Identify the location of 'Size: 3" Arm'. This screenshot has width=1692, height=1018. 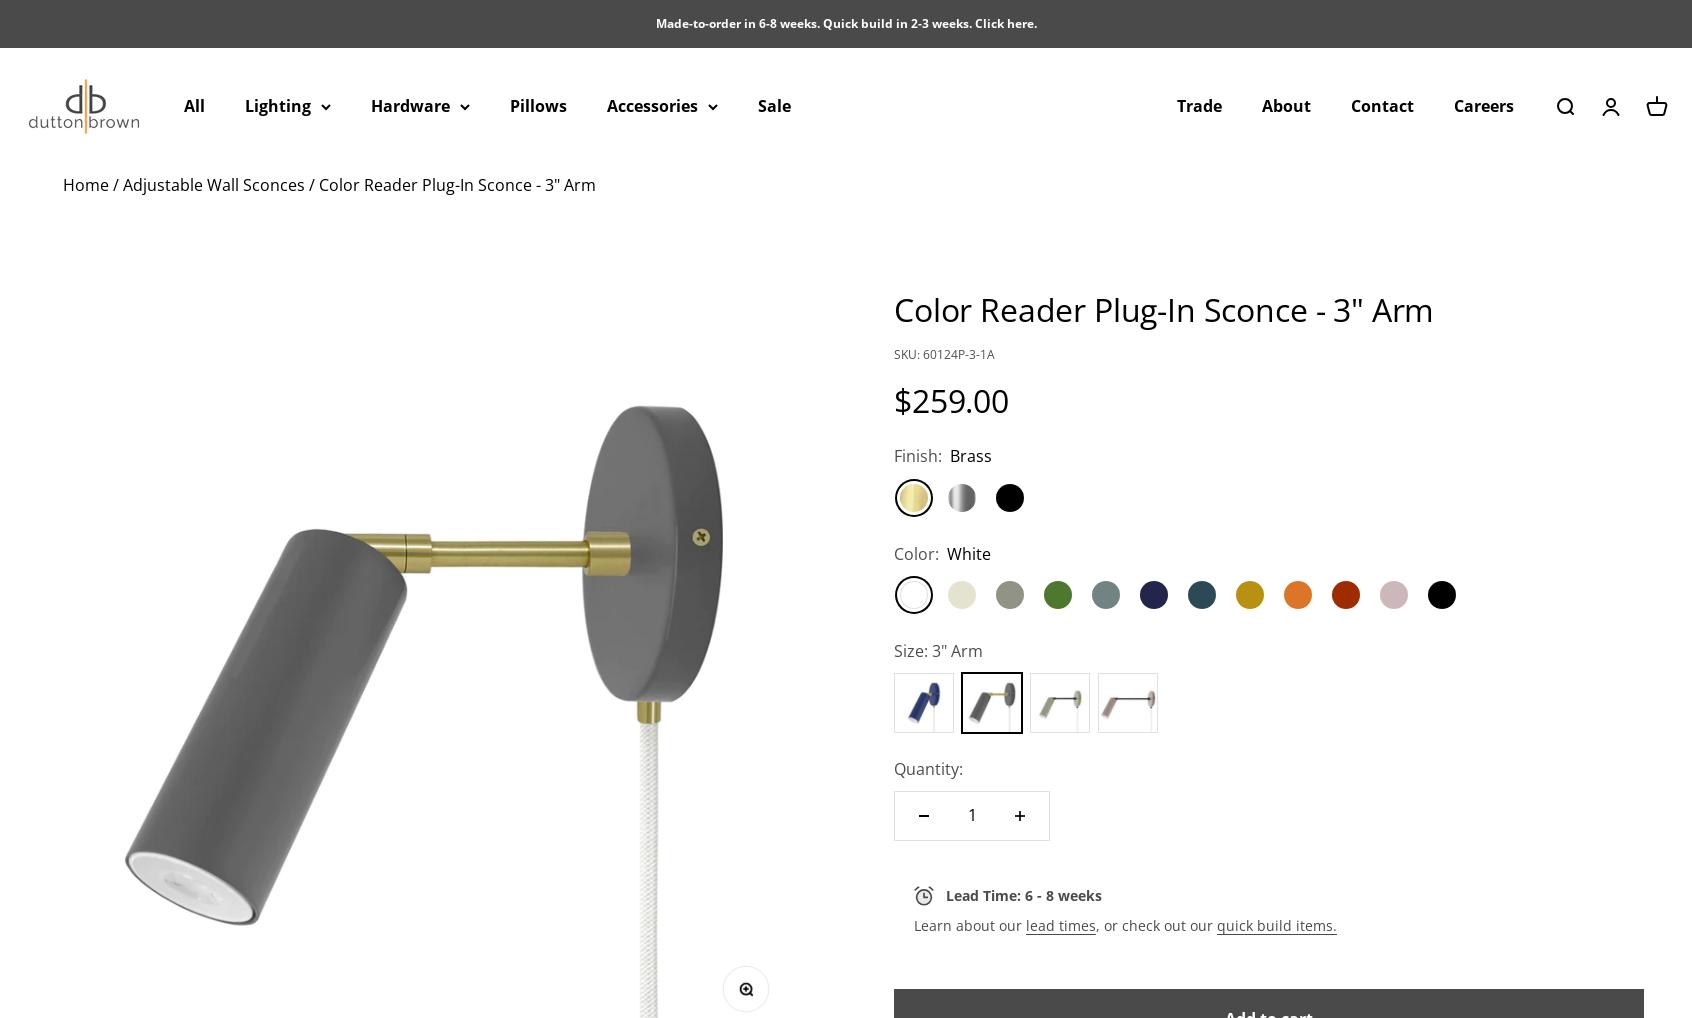
(938, 650).